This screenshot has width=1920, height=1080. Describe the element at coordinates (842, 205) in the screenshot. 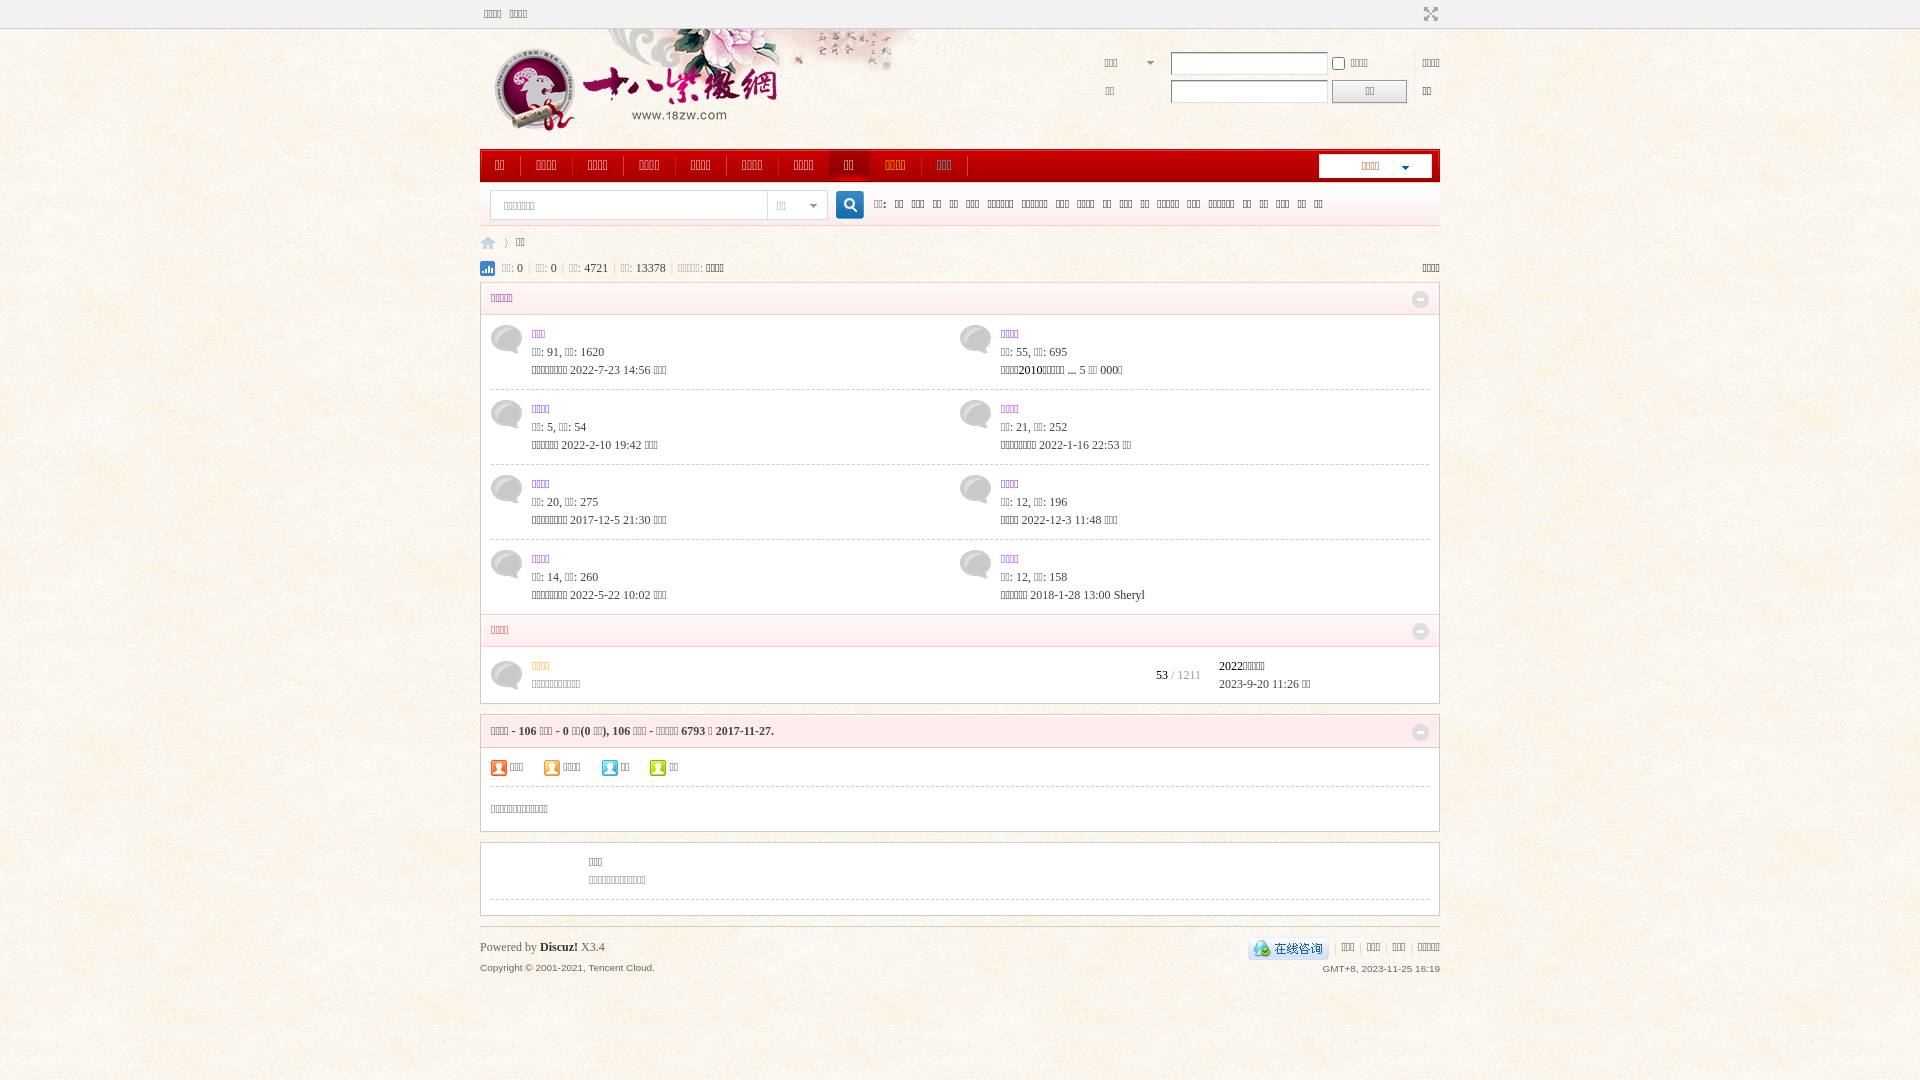

I see `'true'` at that location.